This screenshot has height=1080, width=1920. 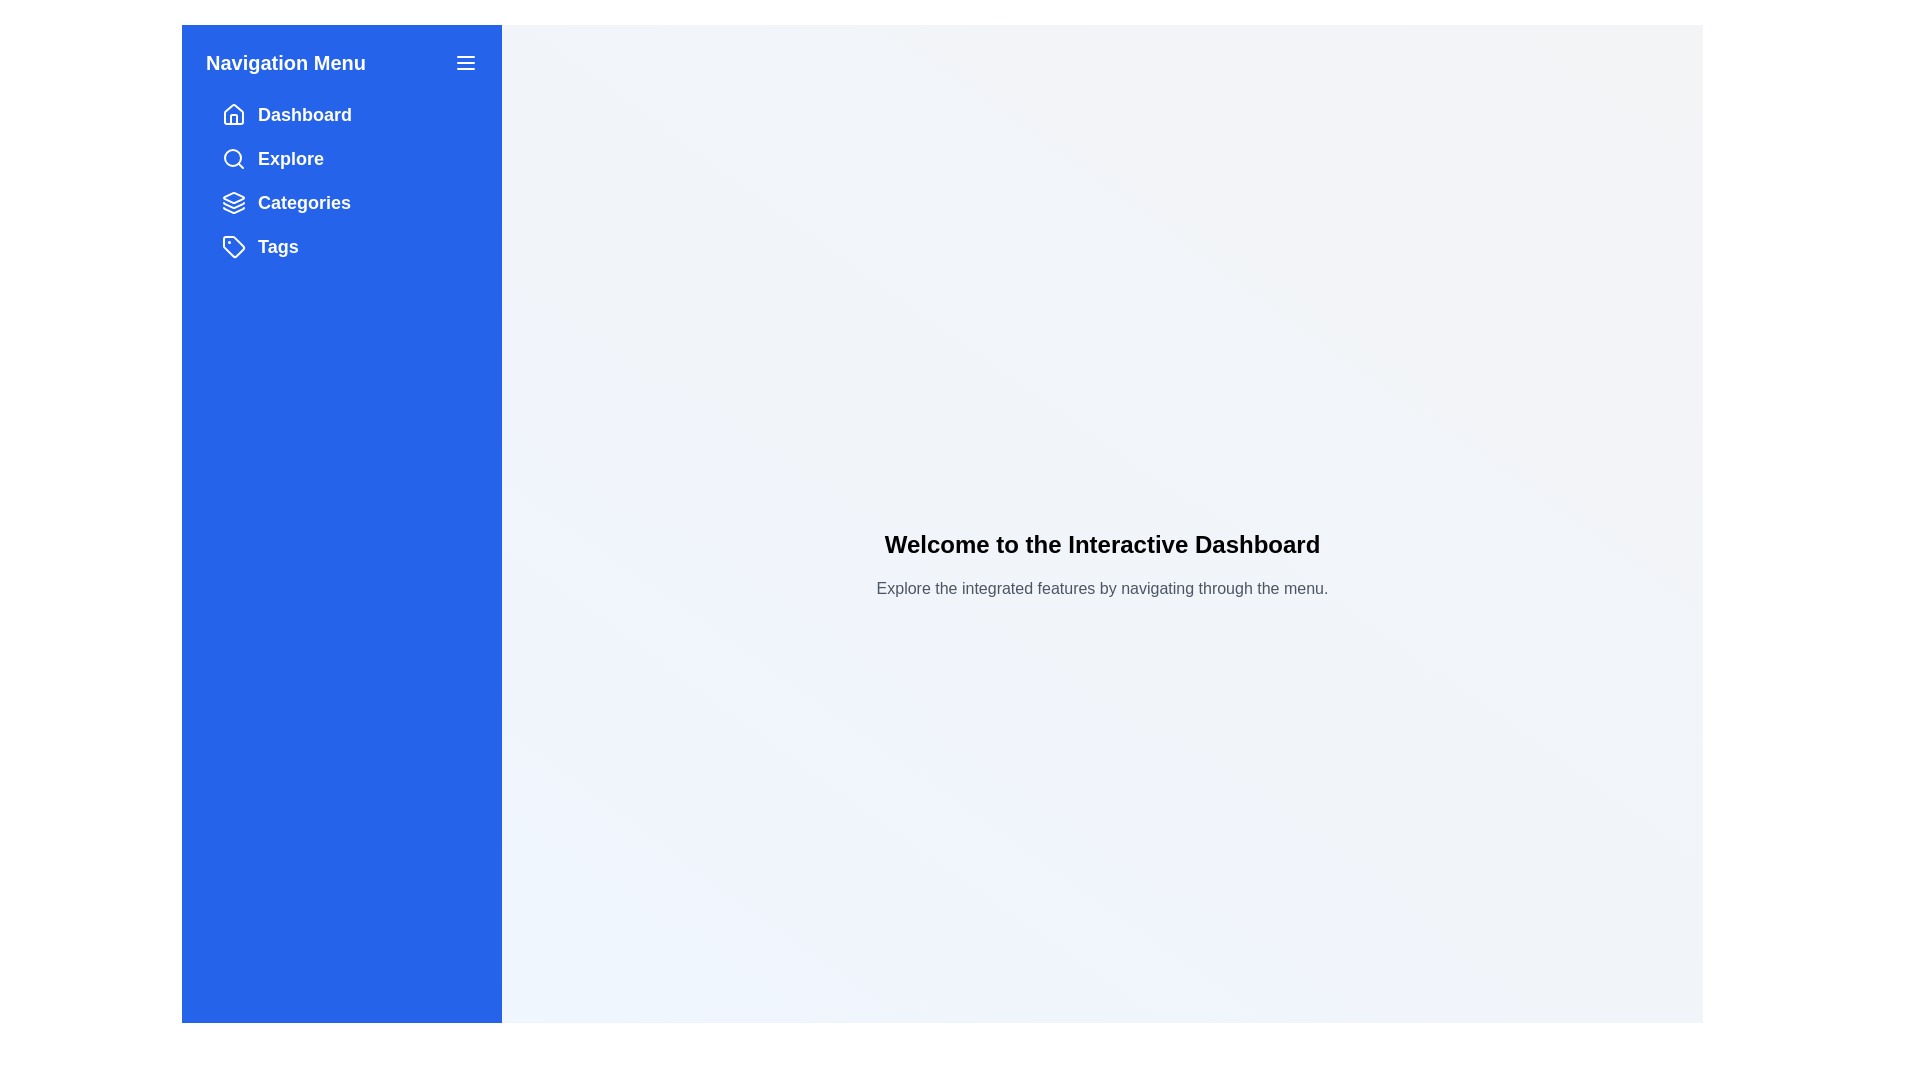 What do you see at coordinates (341, 157) in the screenshot?
I see `the menu item labeled Explore` at bounding box center [341, 157].